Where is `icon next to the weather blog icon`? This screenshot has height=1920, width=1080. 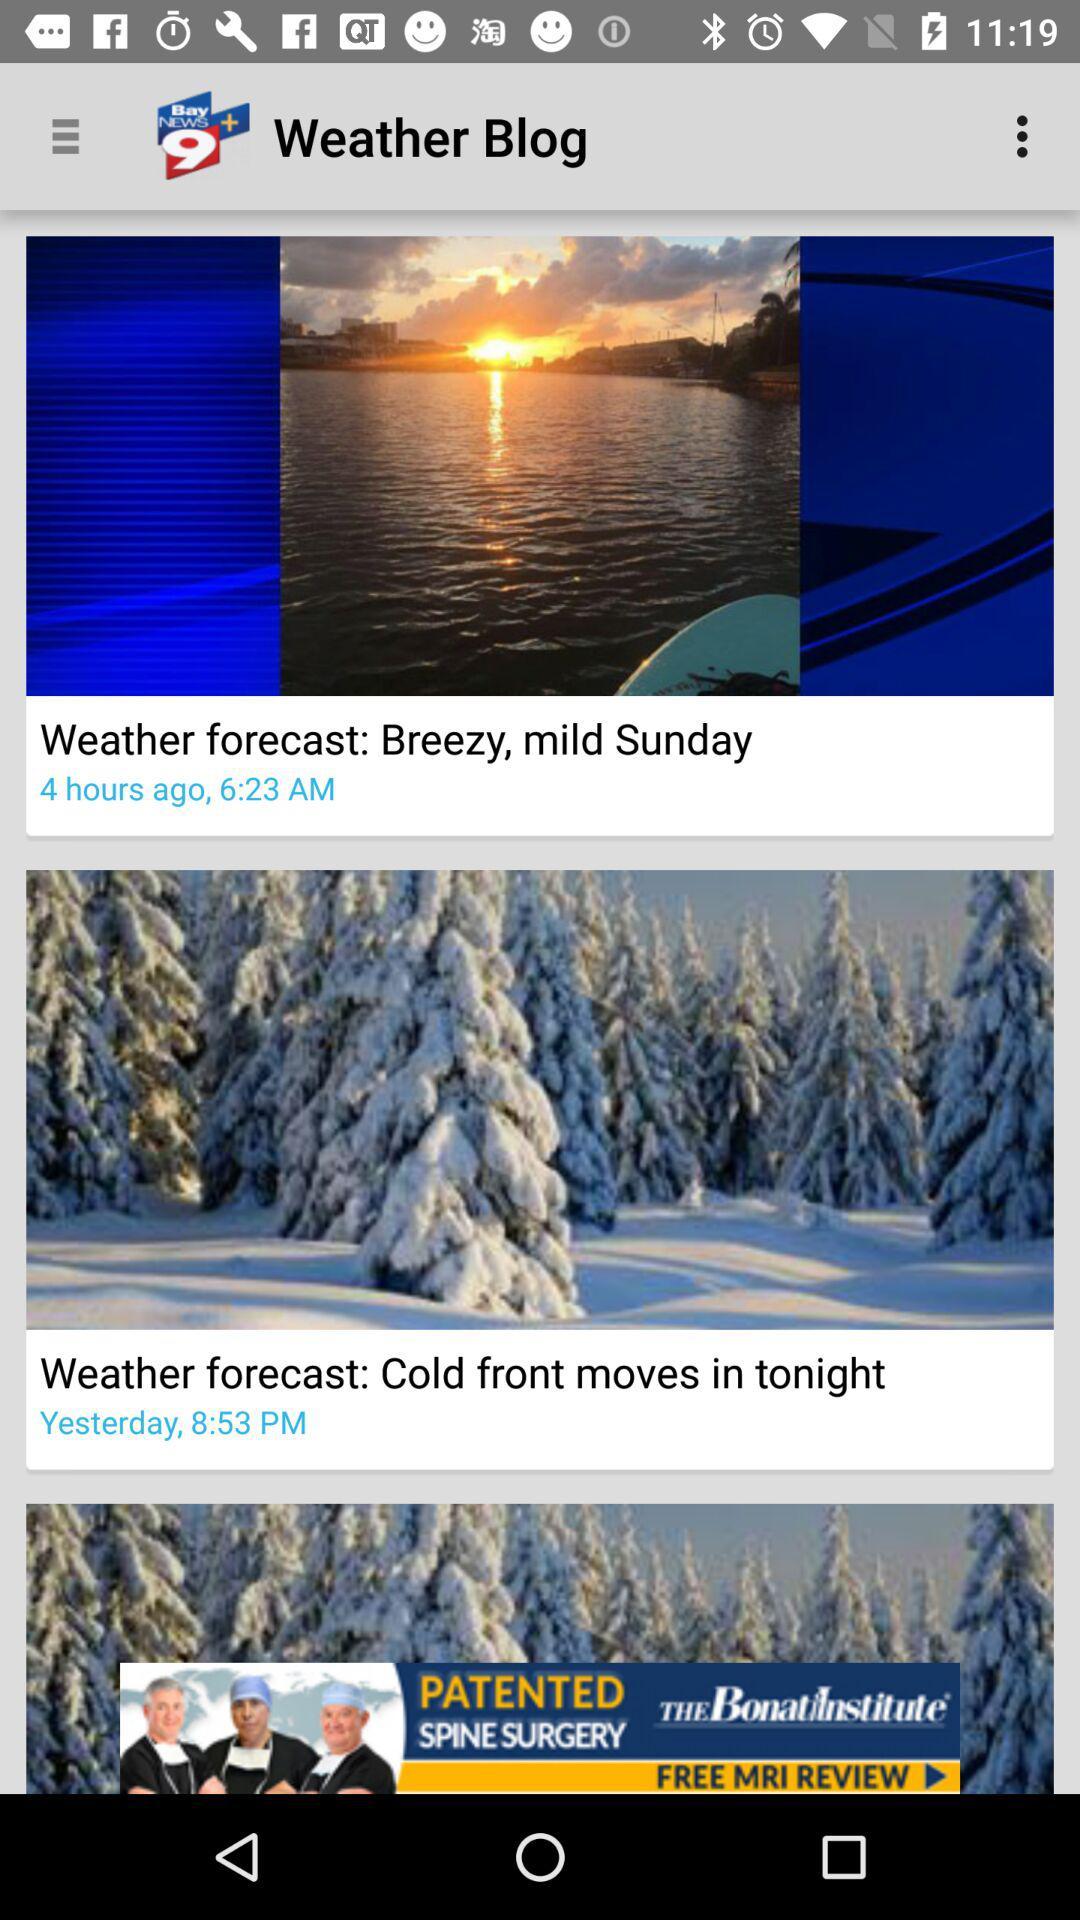 icon next to the weather blog icon is located at coordinates (1027, 135).